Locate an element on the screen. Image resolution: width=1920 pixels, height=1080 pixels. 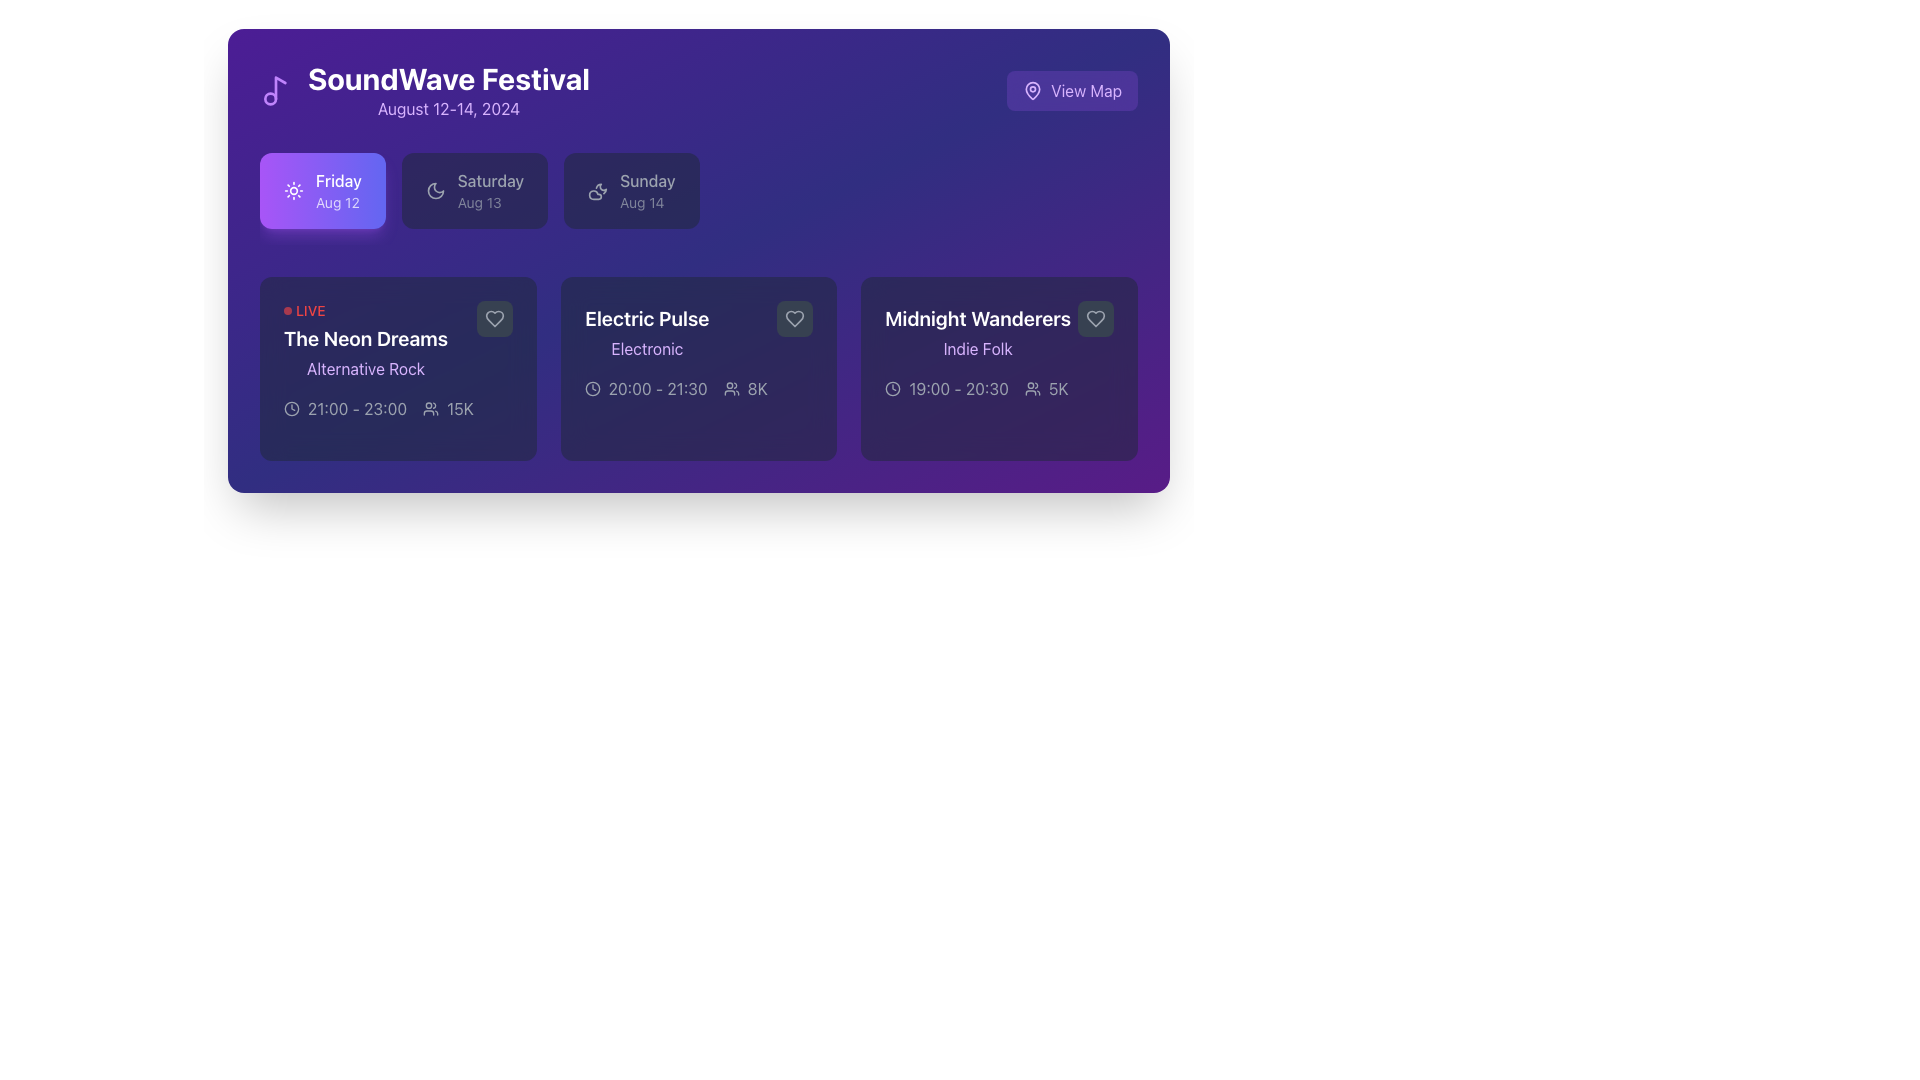
the second card in the horizontal list of event cards is located at coordinates (699, 357).